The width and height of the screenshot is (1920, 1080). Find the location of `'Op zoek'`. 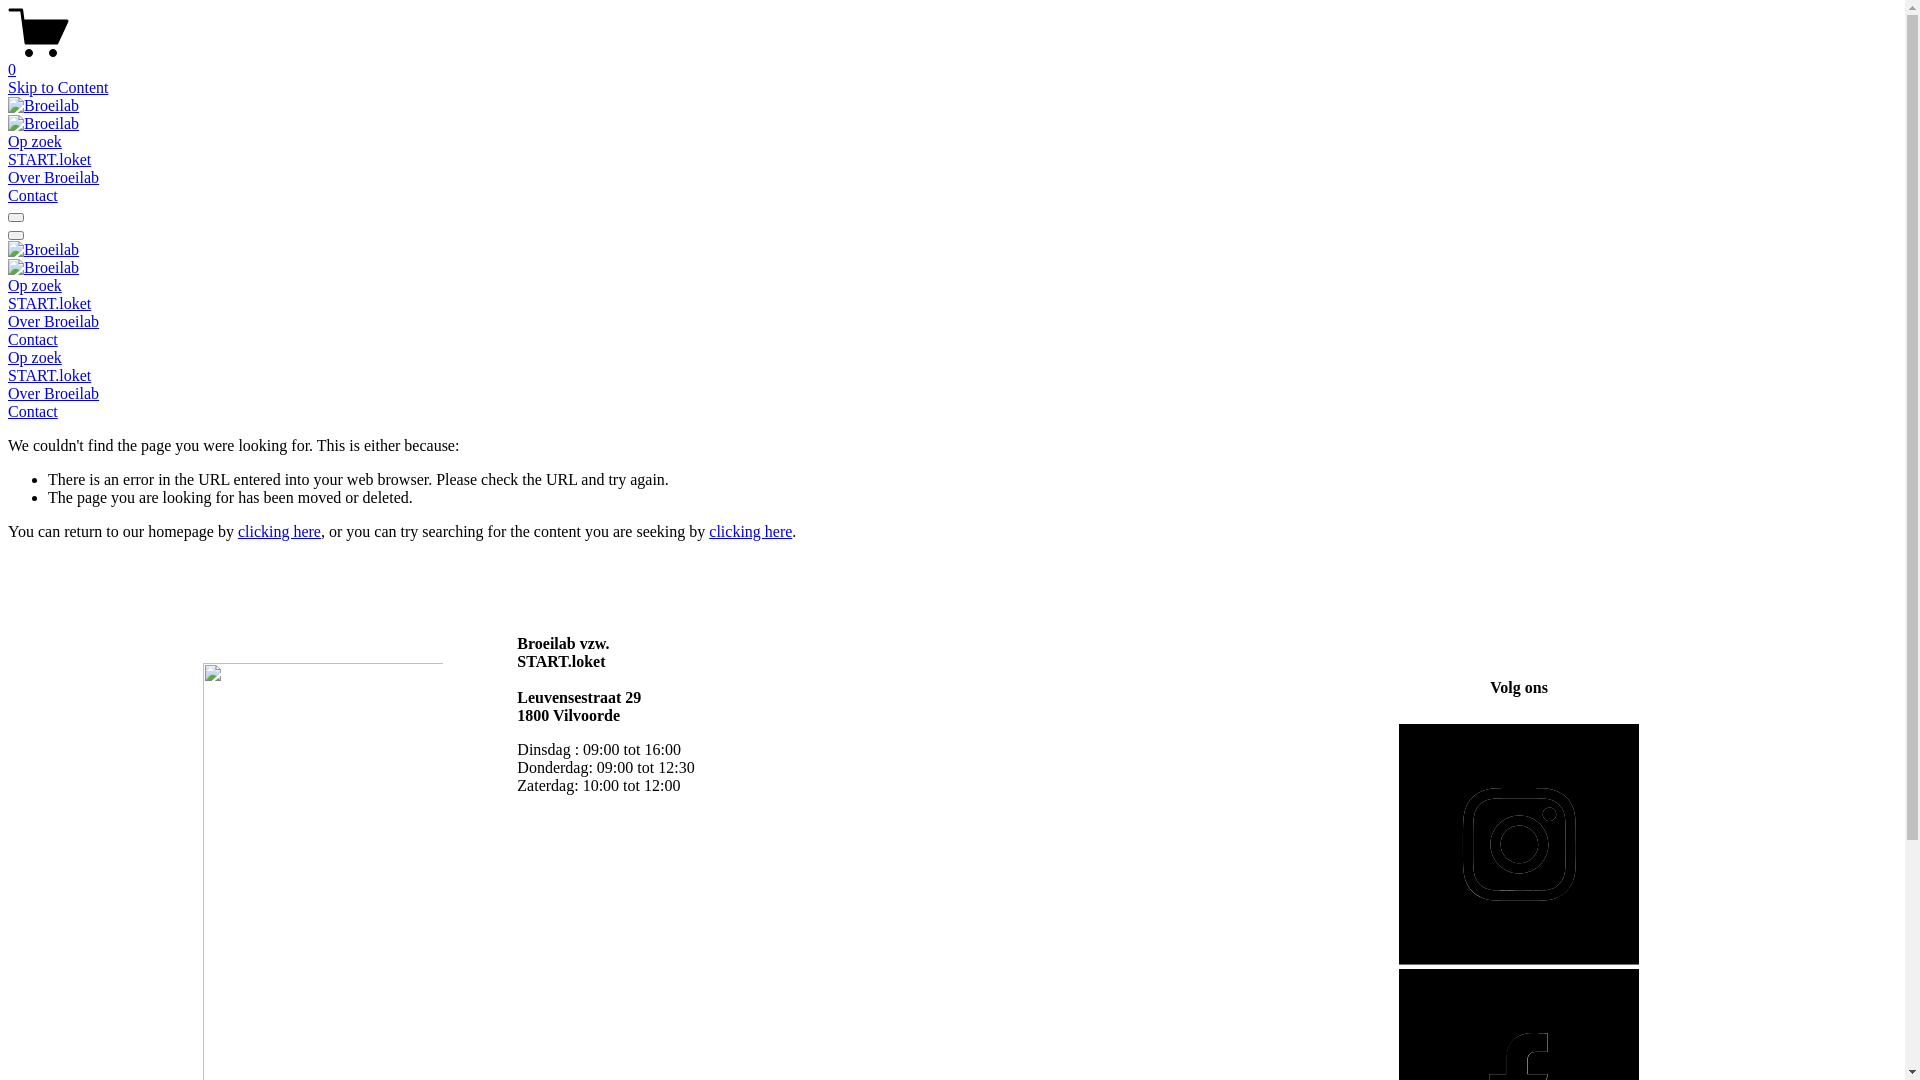

'Op zoek' is located at coordinates (34, 285).